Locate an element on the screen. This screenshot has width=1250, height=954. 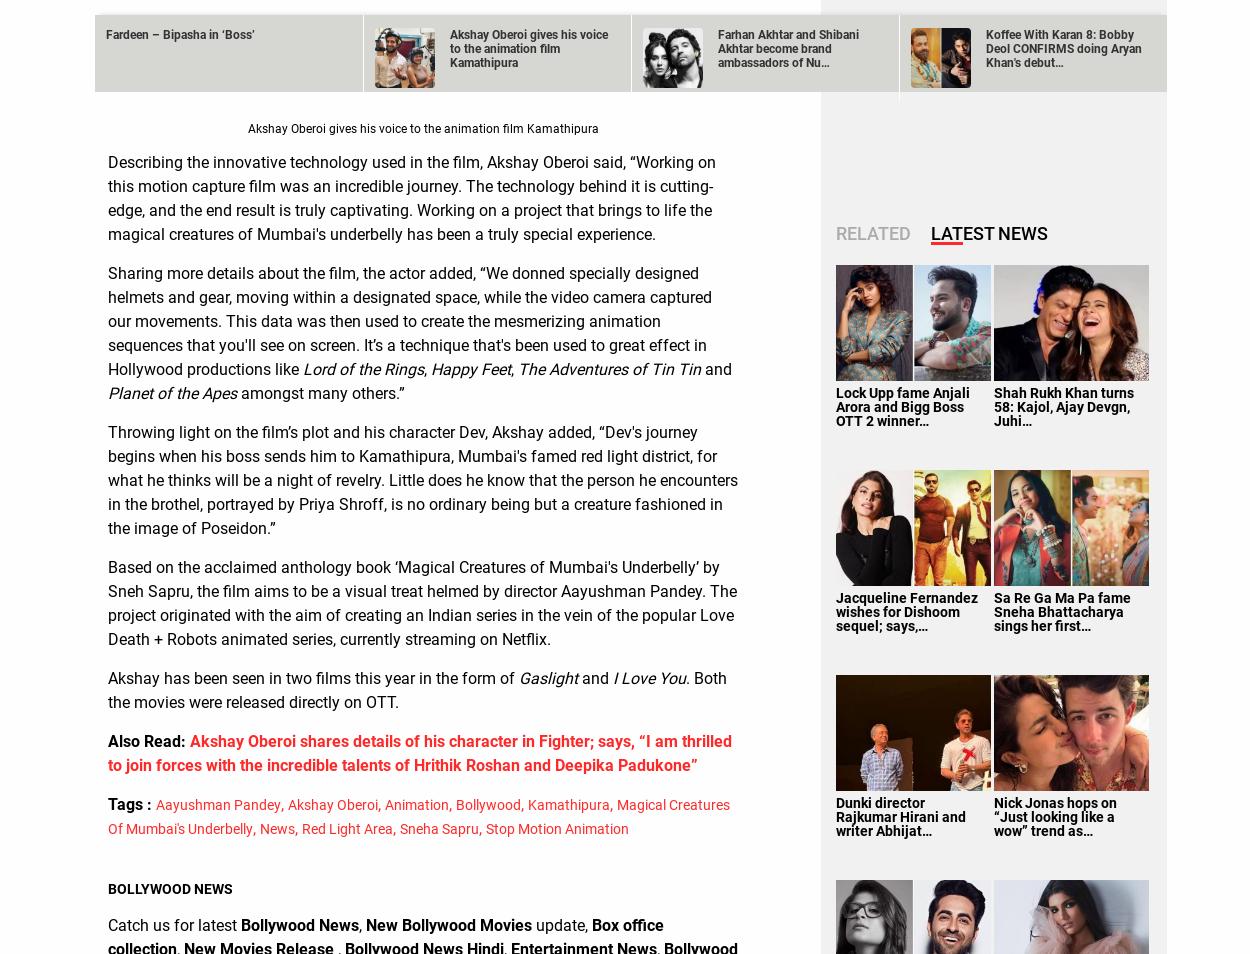
'The Adventures of Tin Tin' is located at coordinates (608, 368).